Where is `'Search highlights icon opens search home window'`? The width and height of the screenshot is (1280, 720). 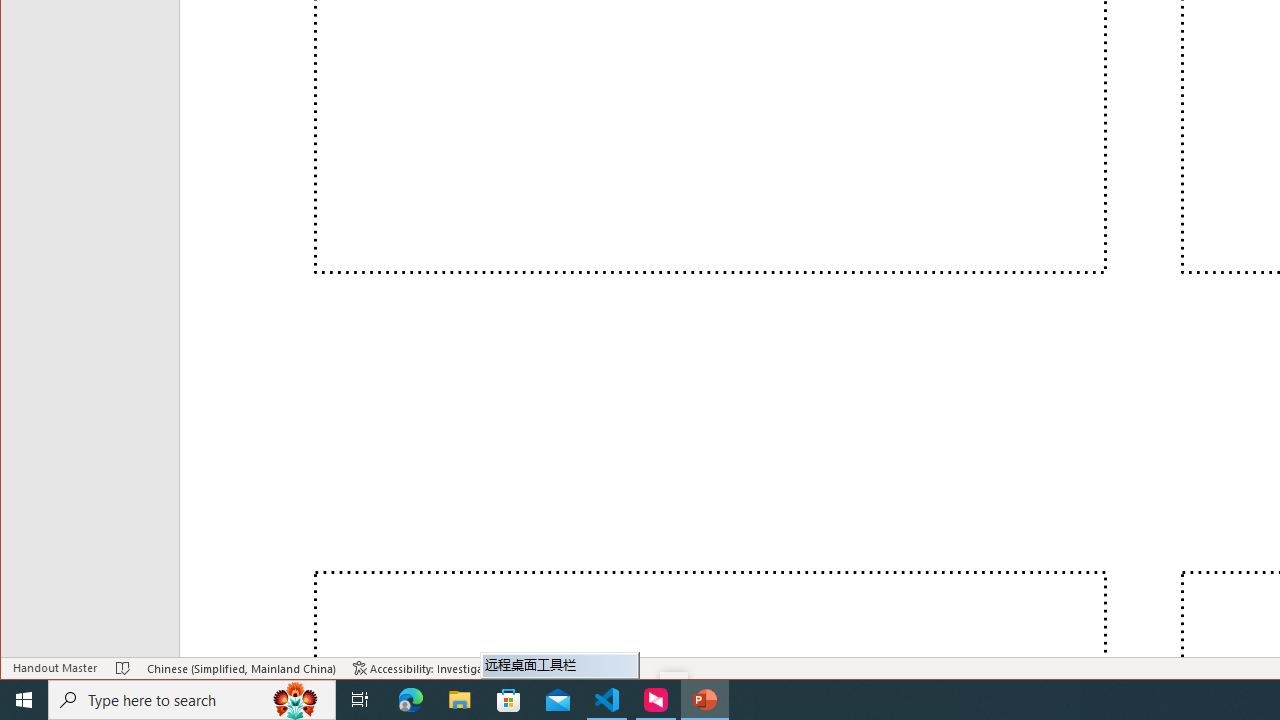
'Search highlights icon opens search home window' is located at coordinates (294, 698).